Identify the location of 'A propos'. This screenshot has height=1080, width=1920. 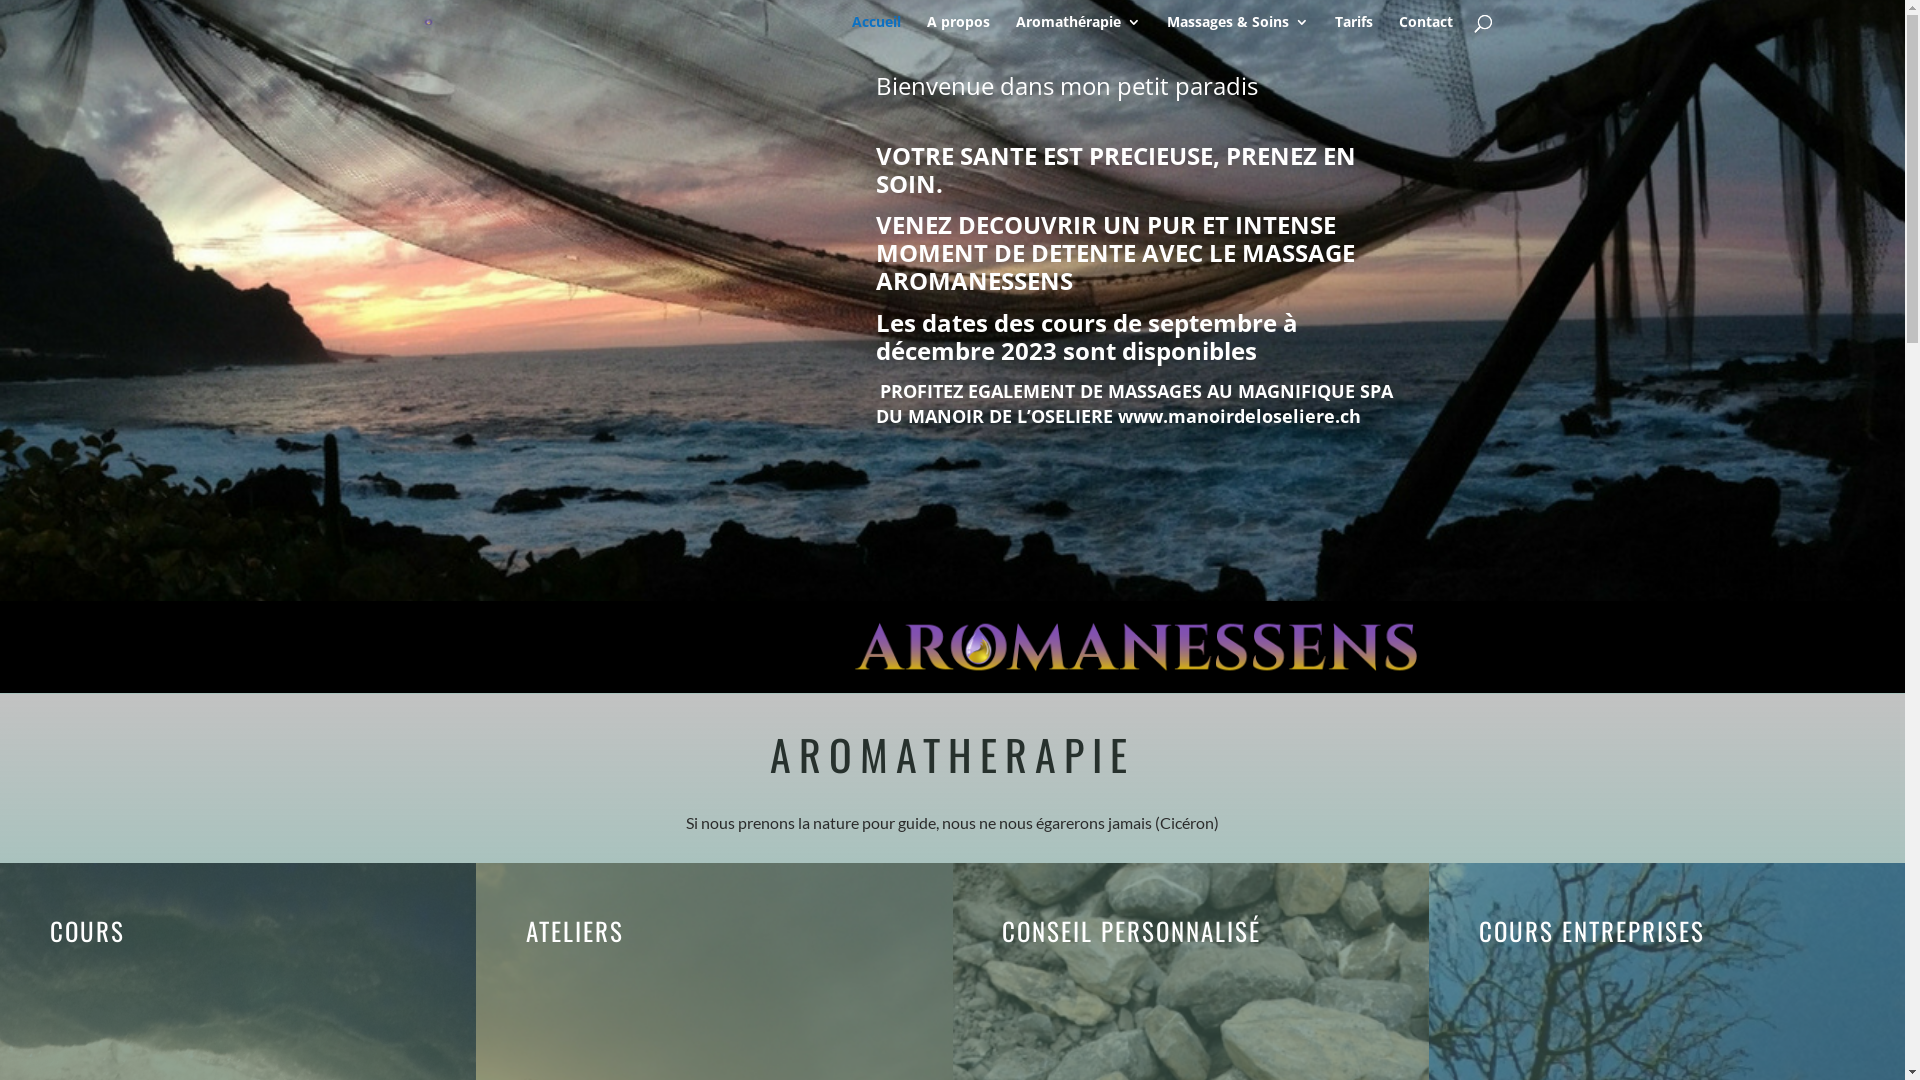
(925, 29).